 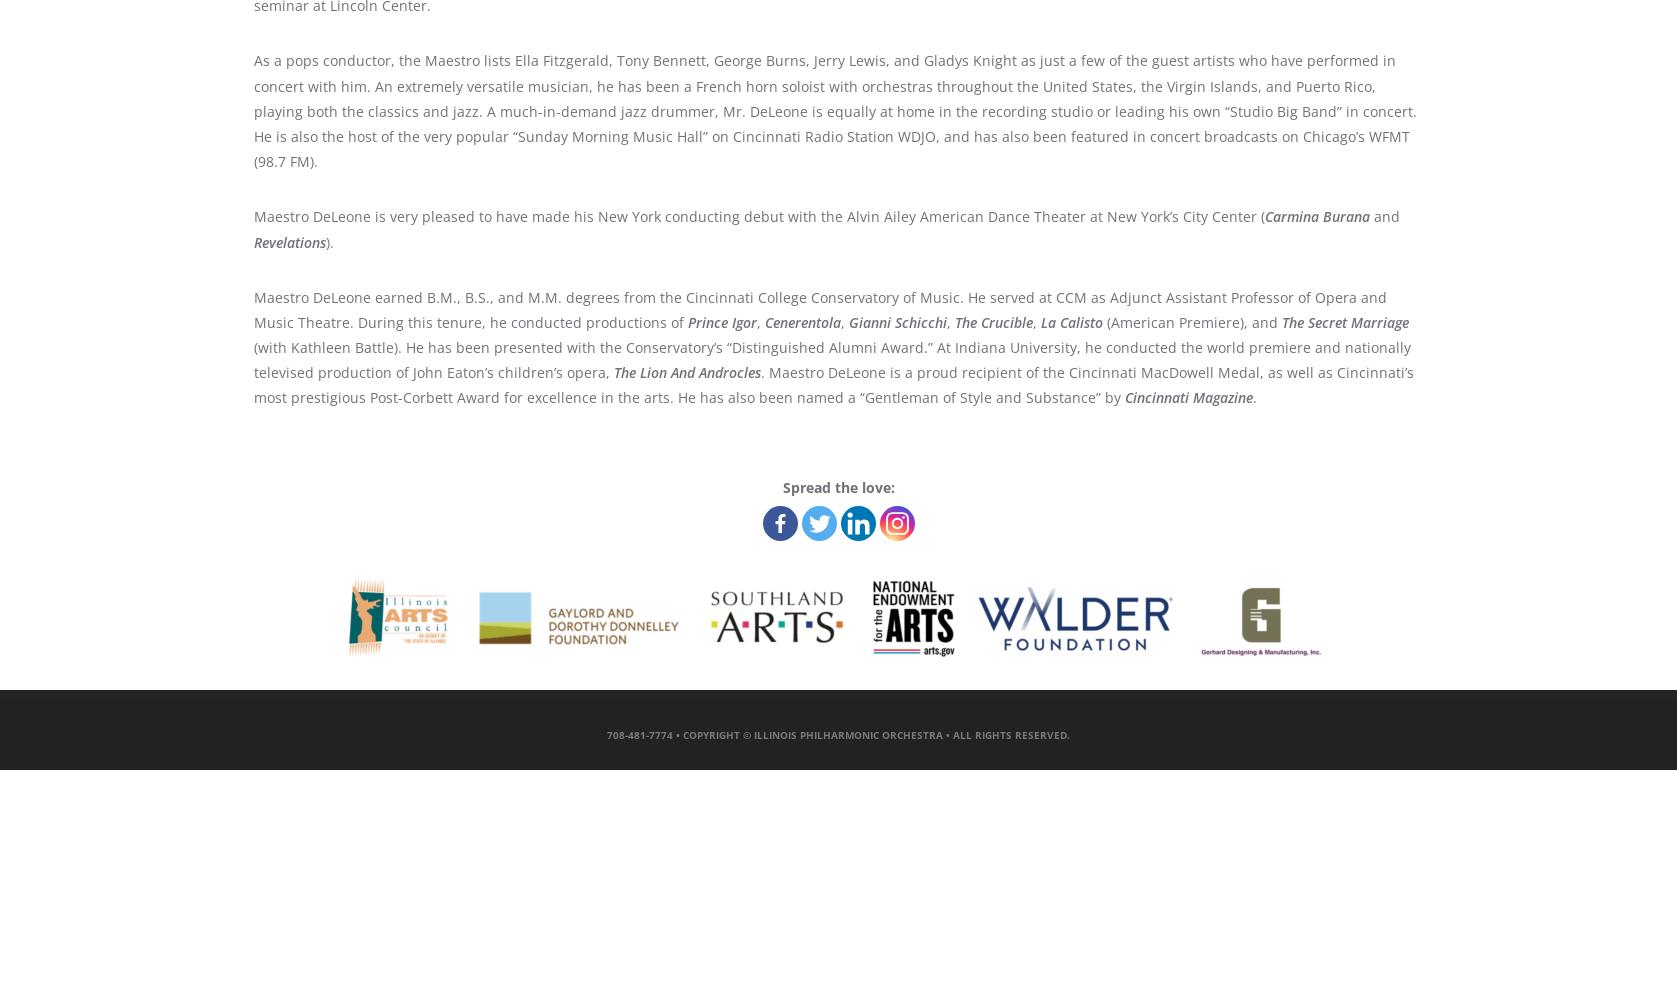 What do you see at coordinates (837, 485) in the screenshot?
I see `'Spread the love:'` at bounding box center [837, 485].